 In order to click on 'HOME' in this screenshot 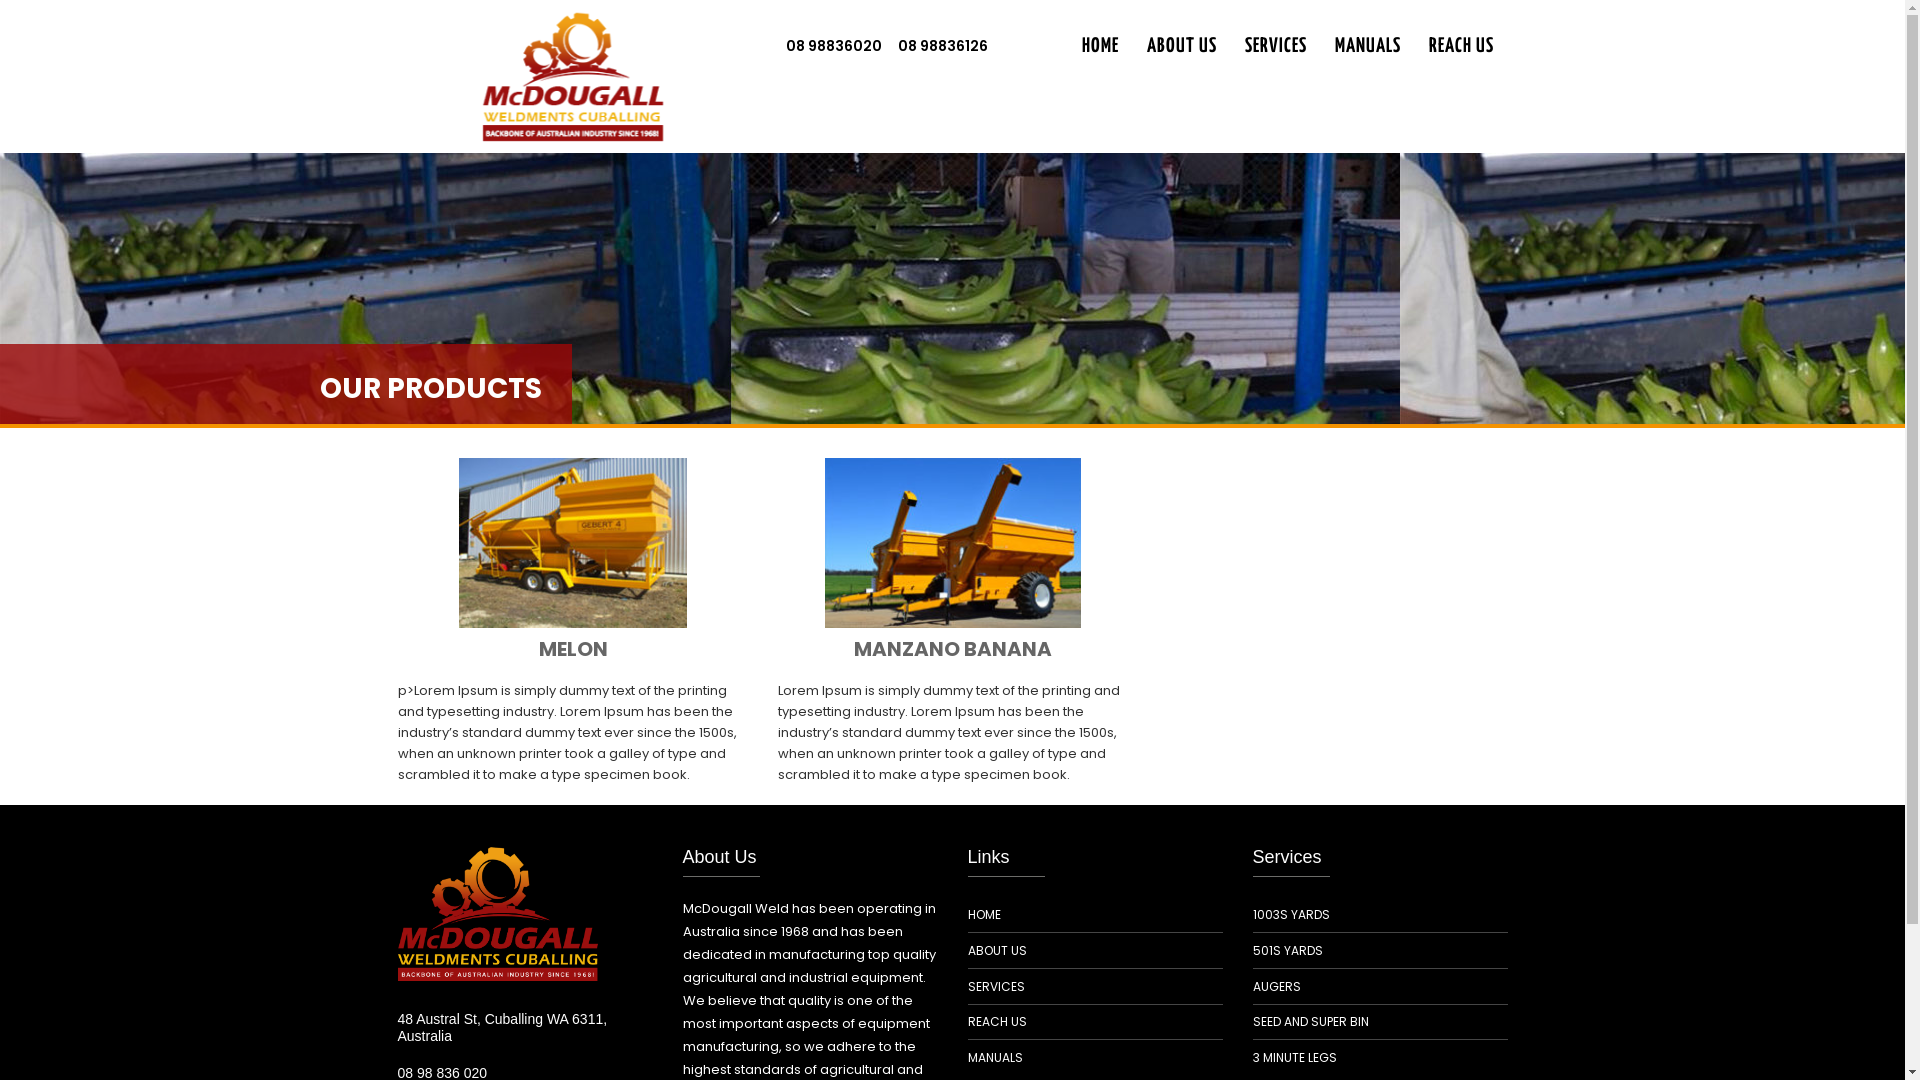, I will do `click(984, 914)`.